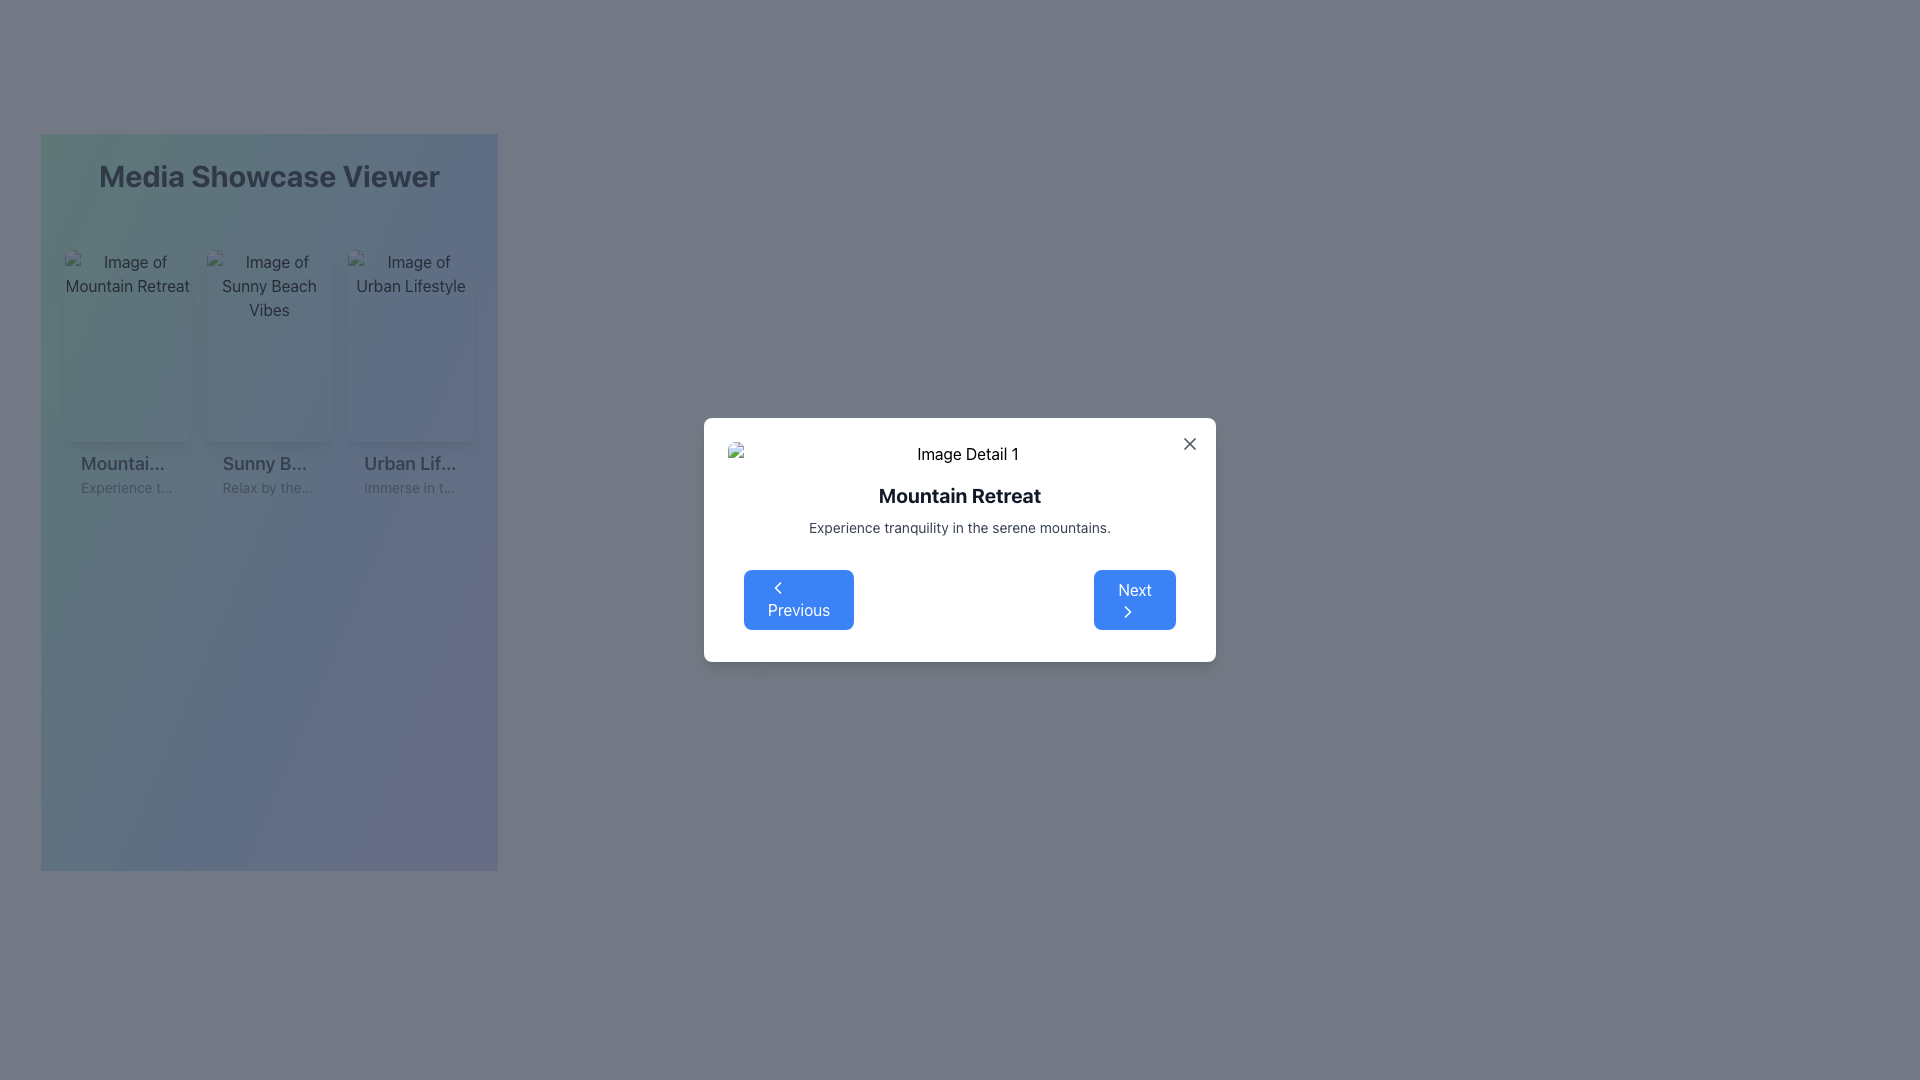  What do you see at coordinates (268, 378) in the screenshot?
I see `the second interactive card in the gallery representing 'Sunny Beach Vibes'` at bounding box center [268, 378].